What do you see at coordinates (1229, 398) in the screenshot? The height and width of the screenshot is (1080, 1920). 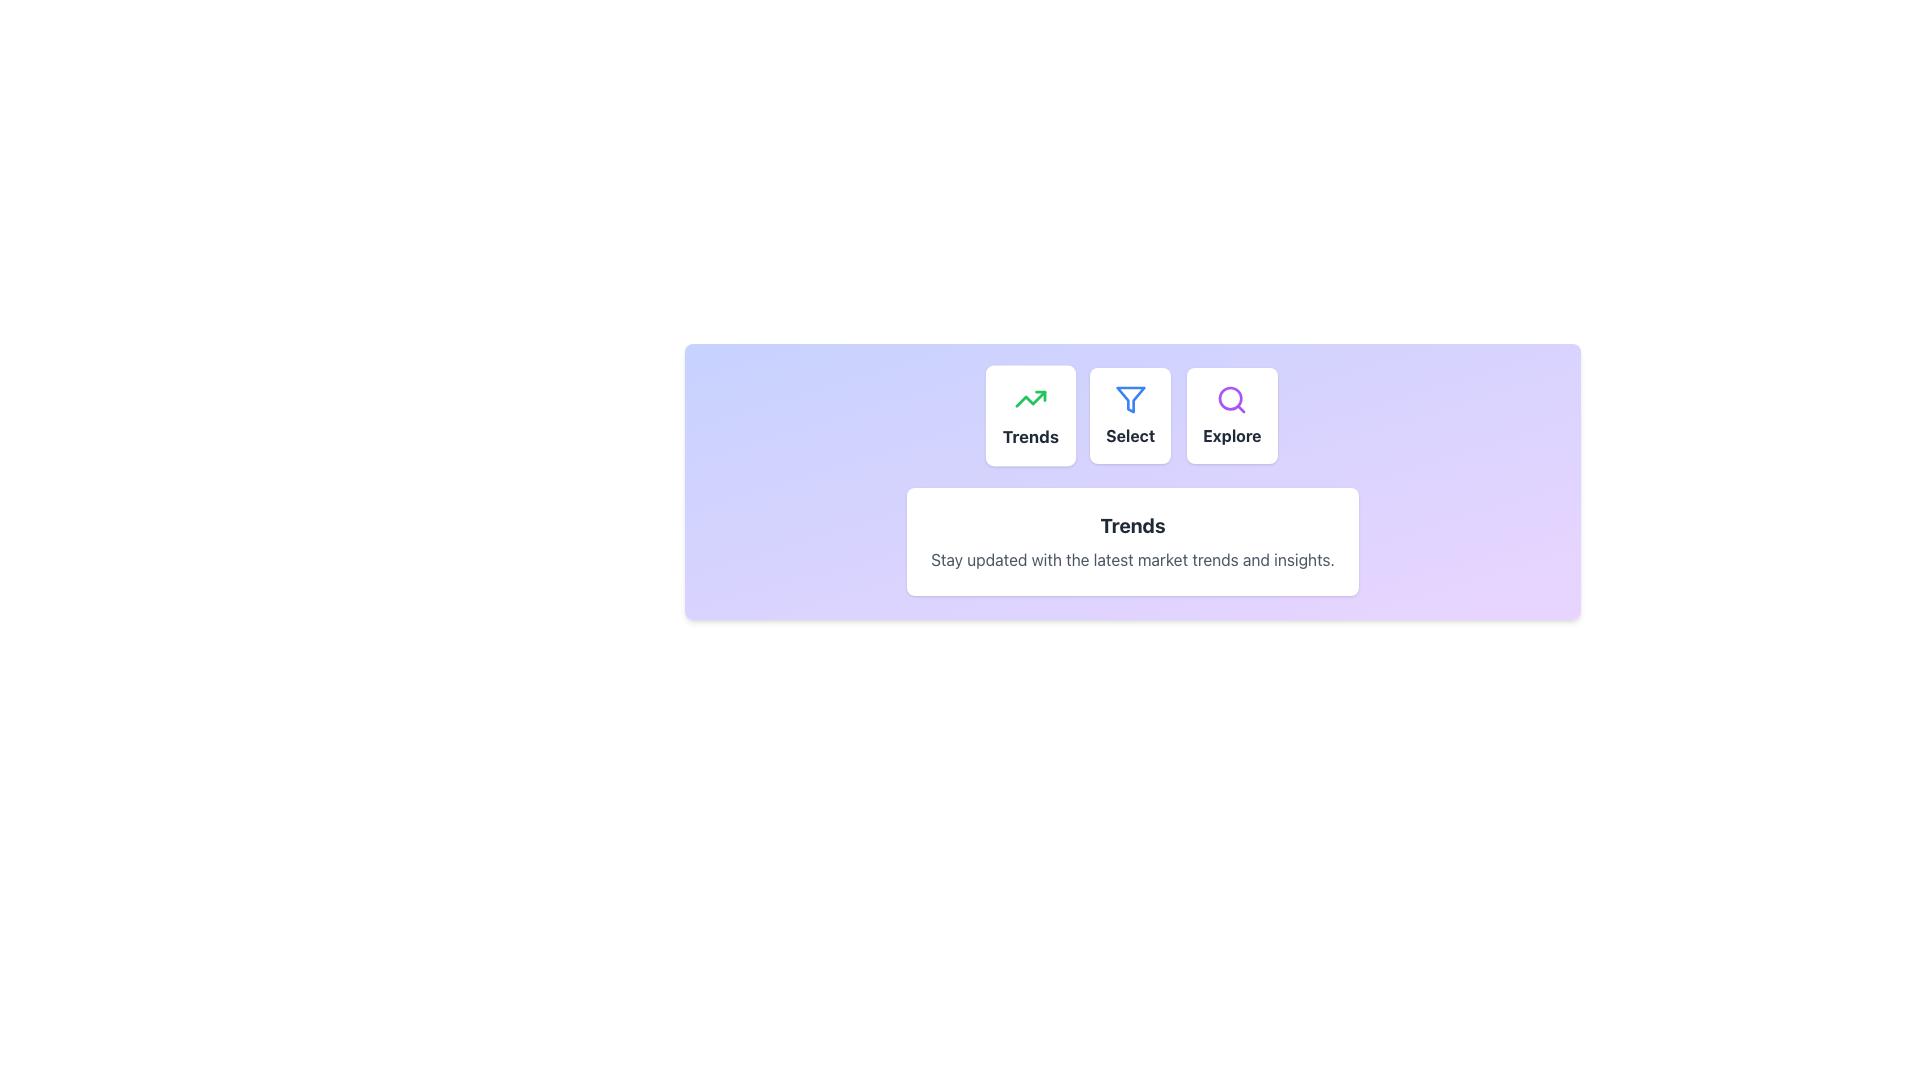 I see `the inner boundary circle of the magnifying glass lens within the 'Explore' icon, which is the third icon in the row of 'Trends', 'Select', and 'Explore'` at bounding box center [1229, 398].